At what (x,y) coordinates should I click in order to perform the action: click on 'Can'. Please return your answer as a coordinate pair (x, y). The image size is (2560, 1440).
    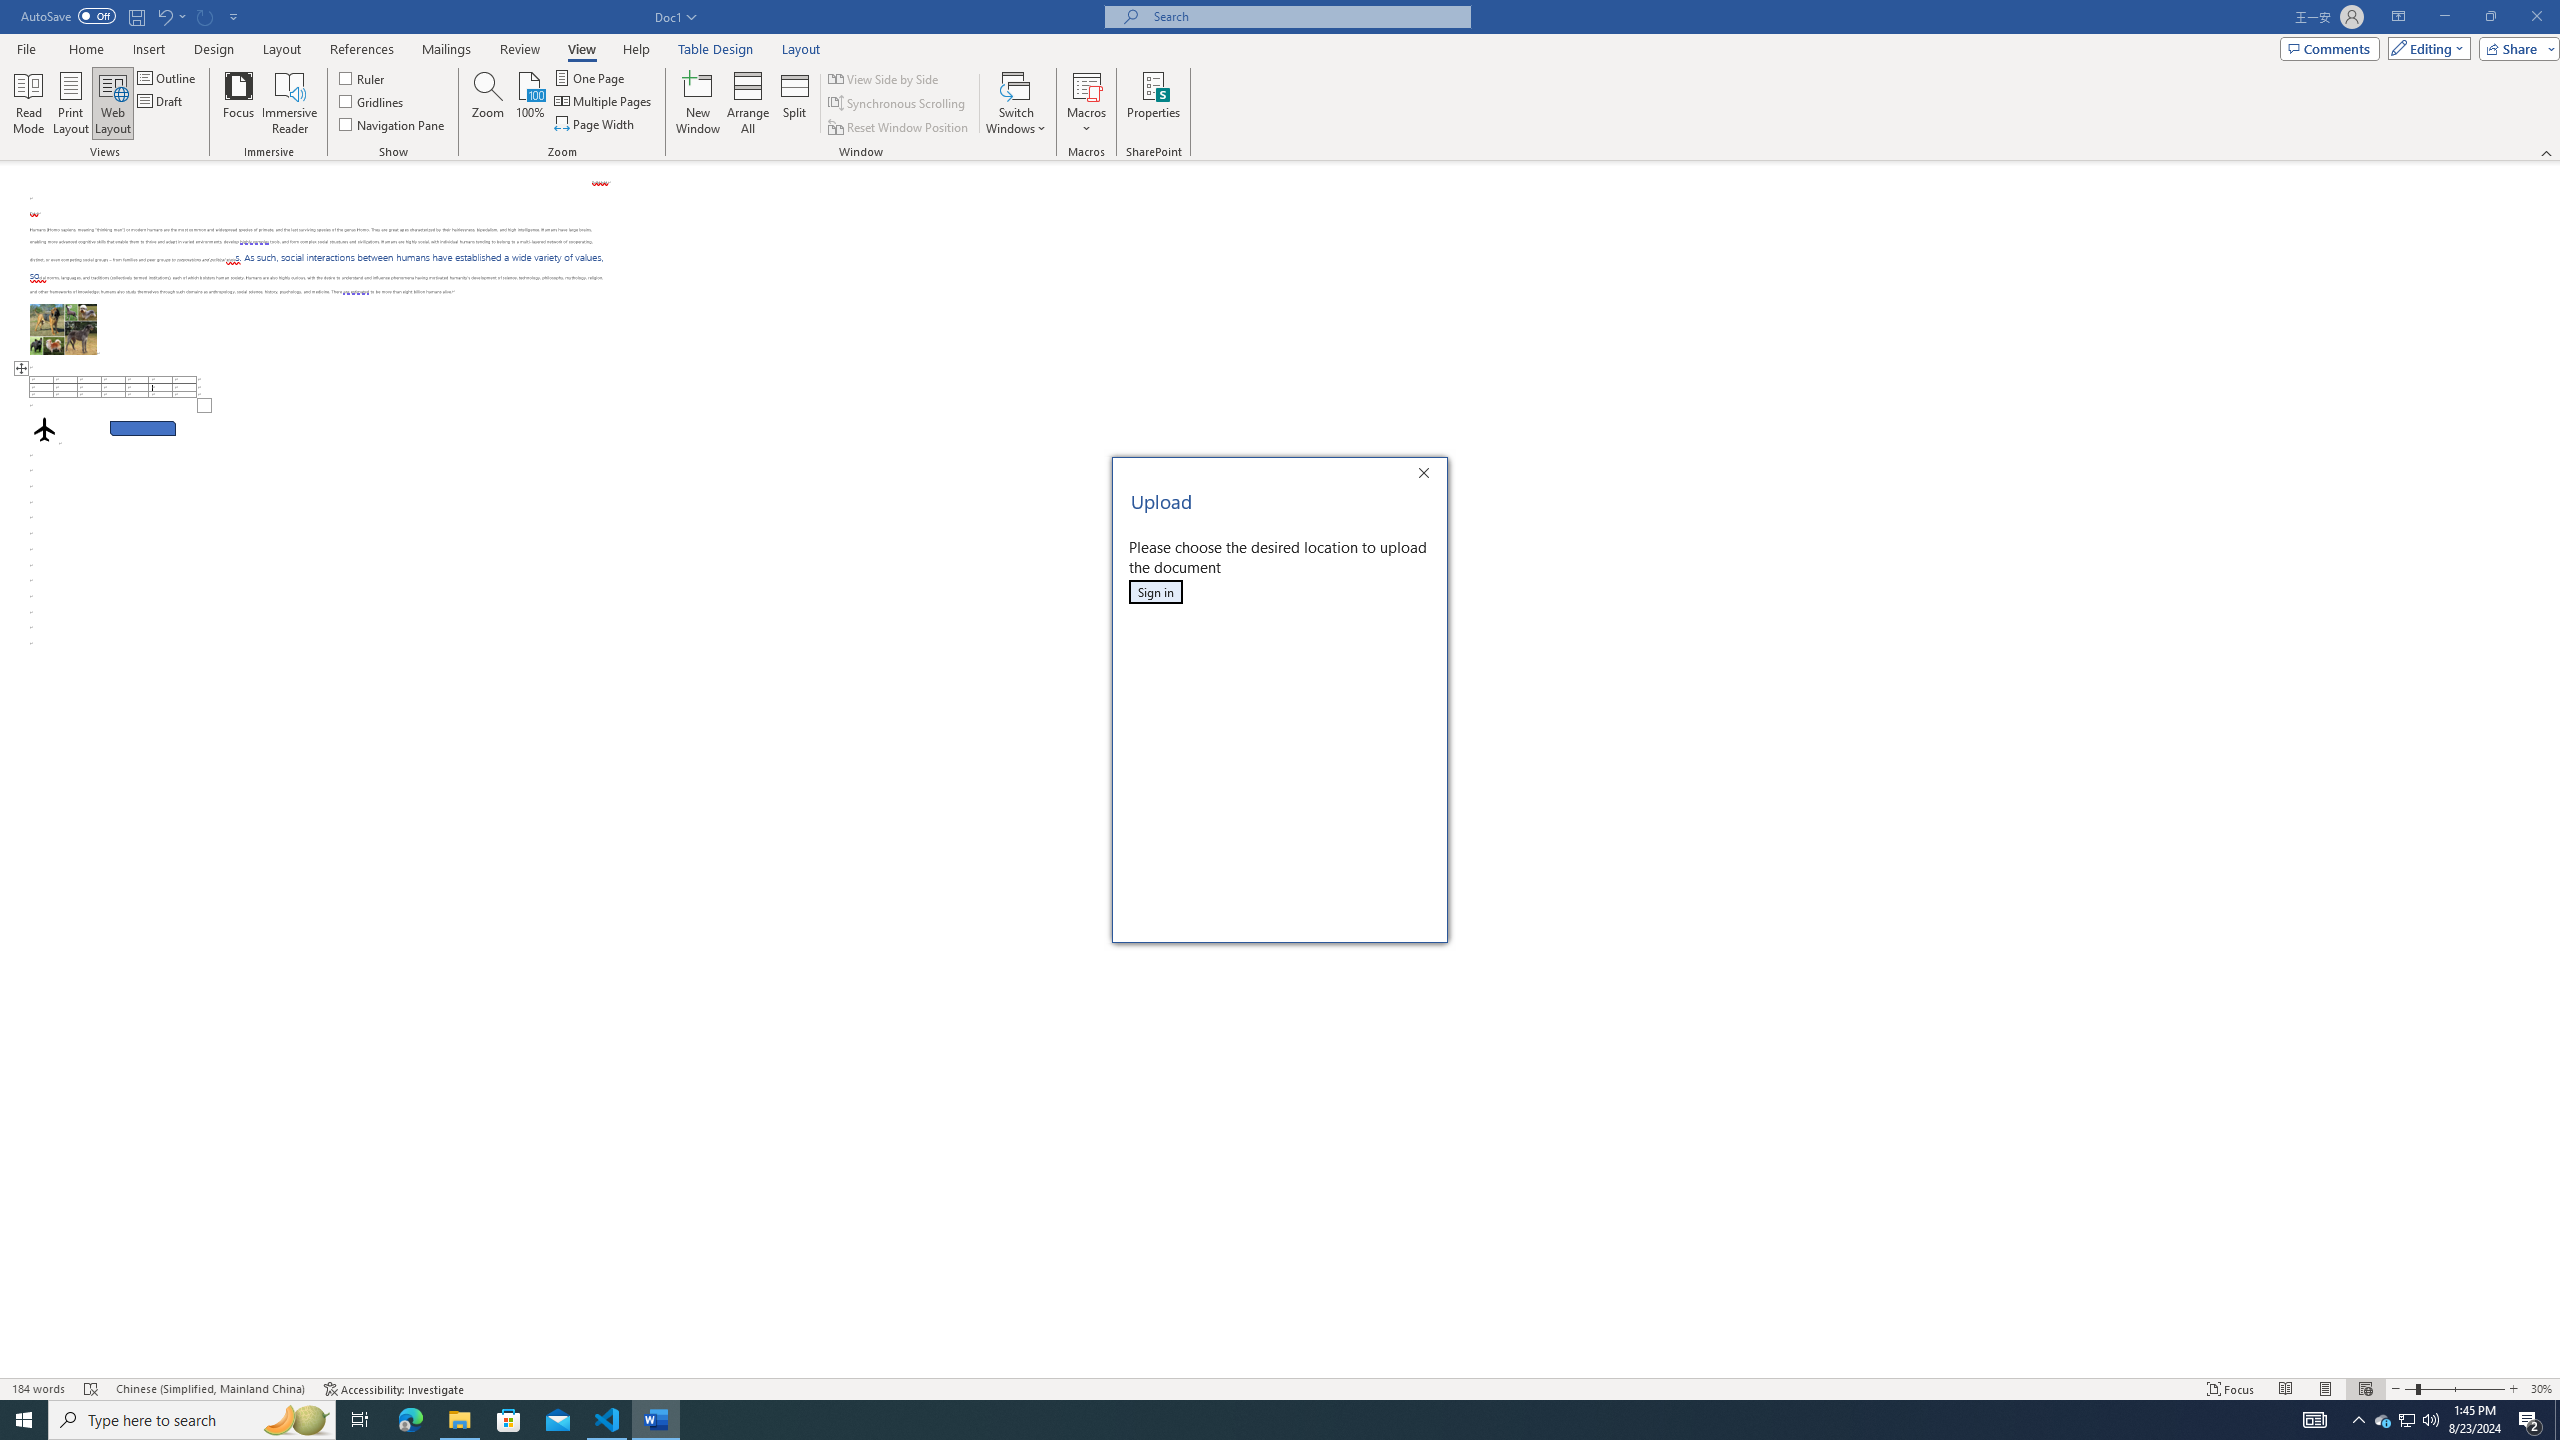
    Looking at the image, I should click on (205, 15).